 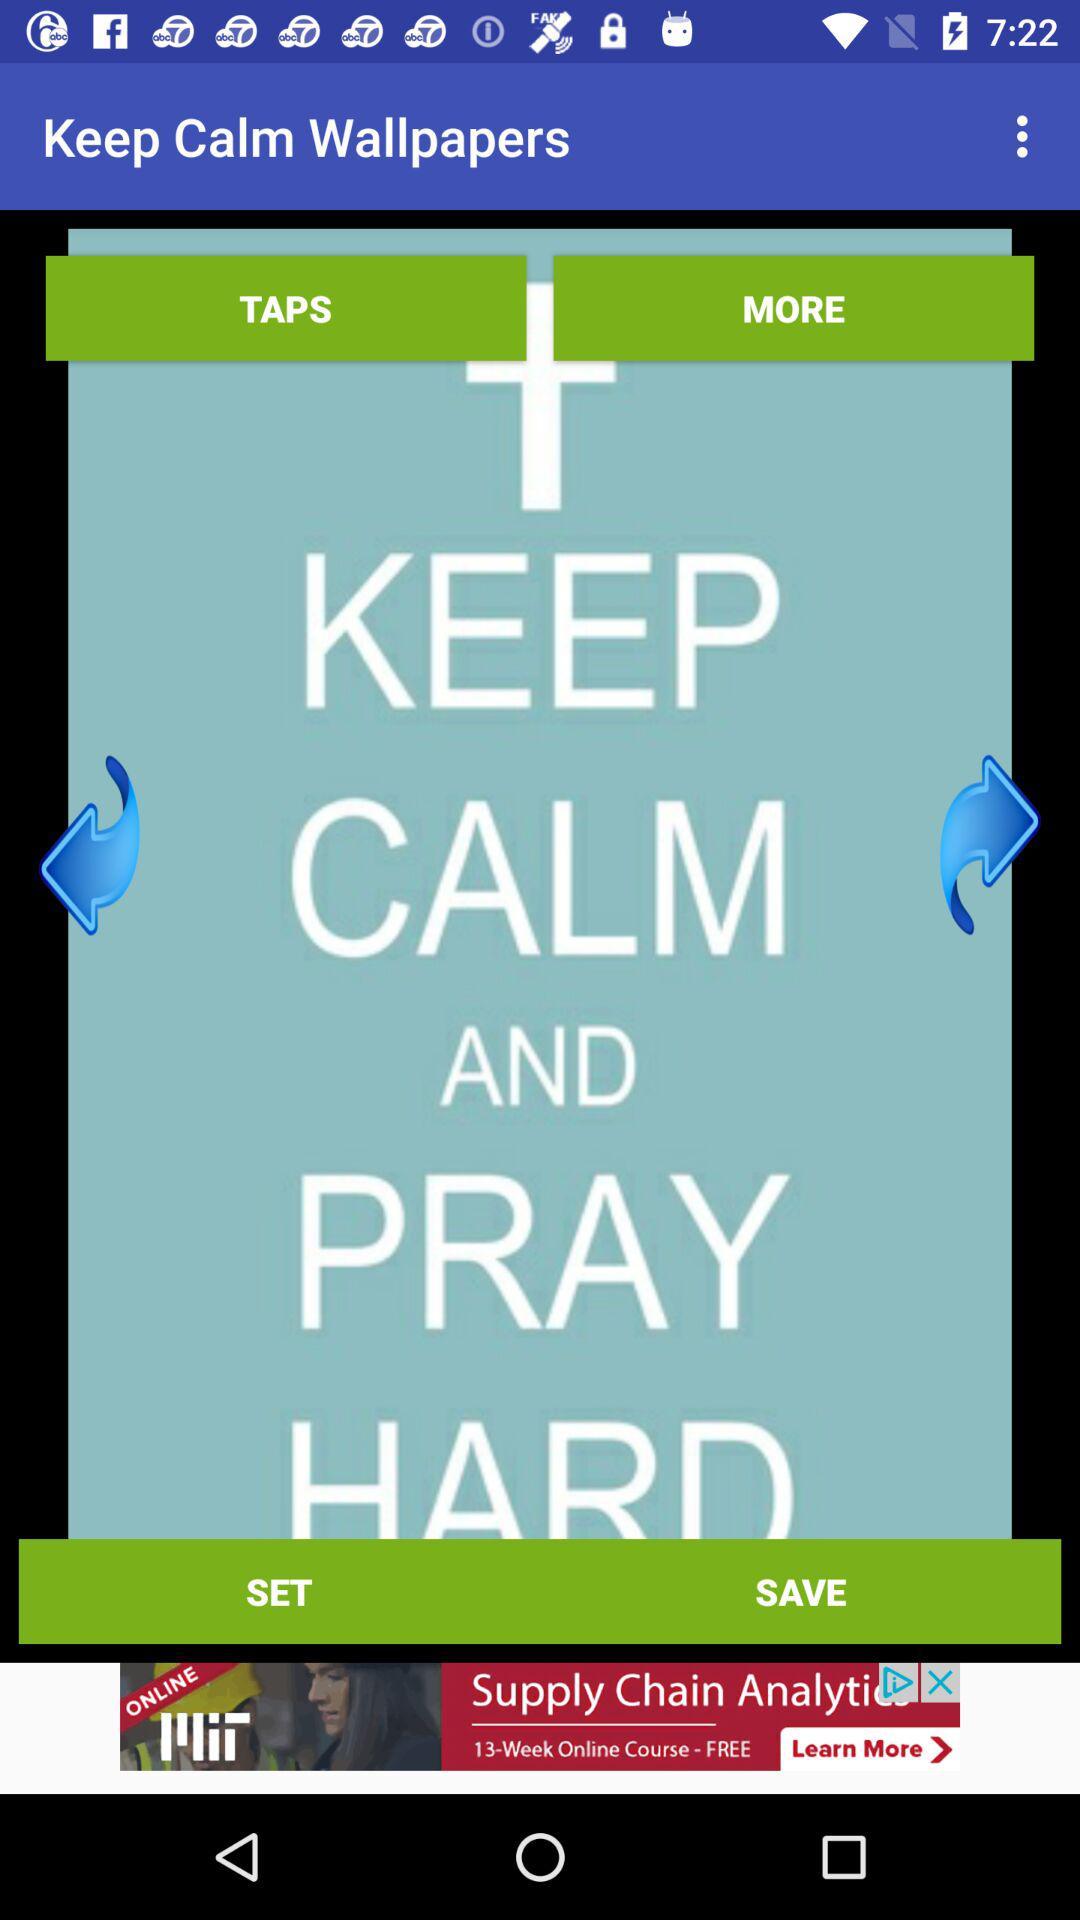 What do you see at coordinates (88, 845) in the screenshot?
I see `go back` at bounding box center [88, 845].